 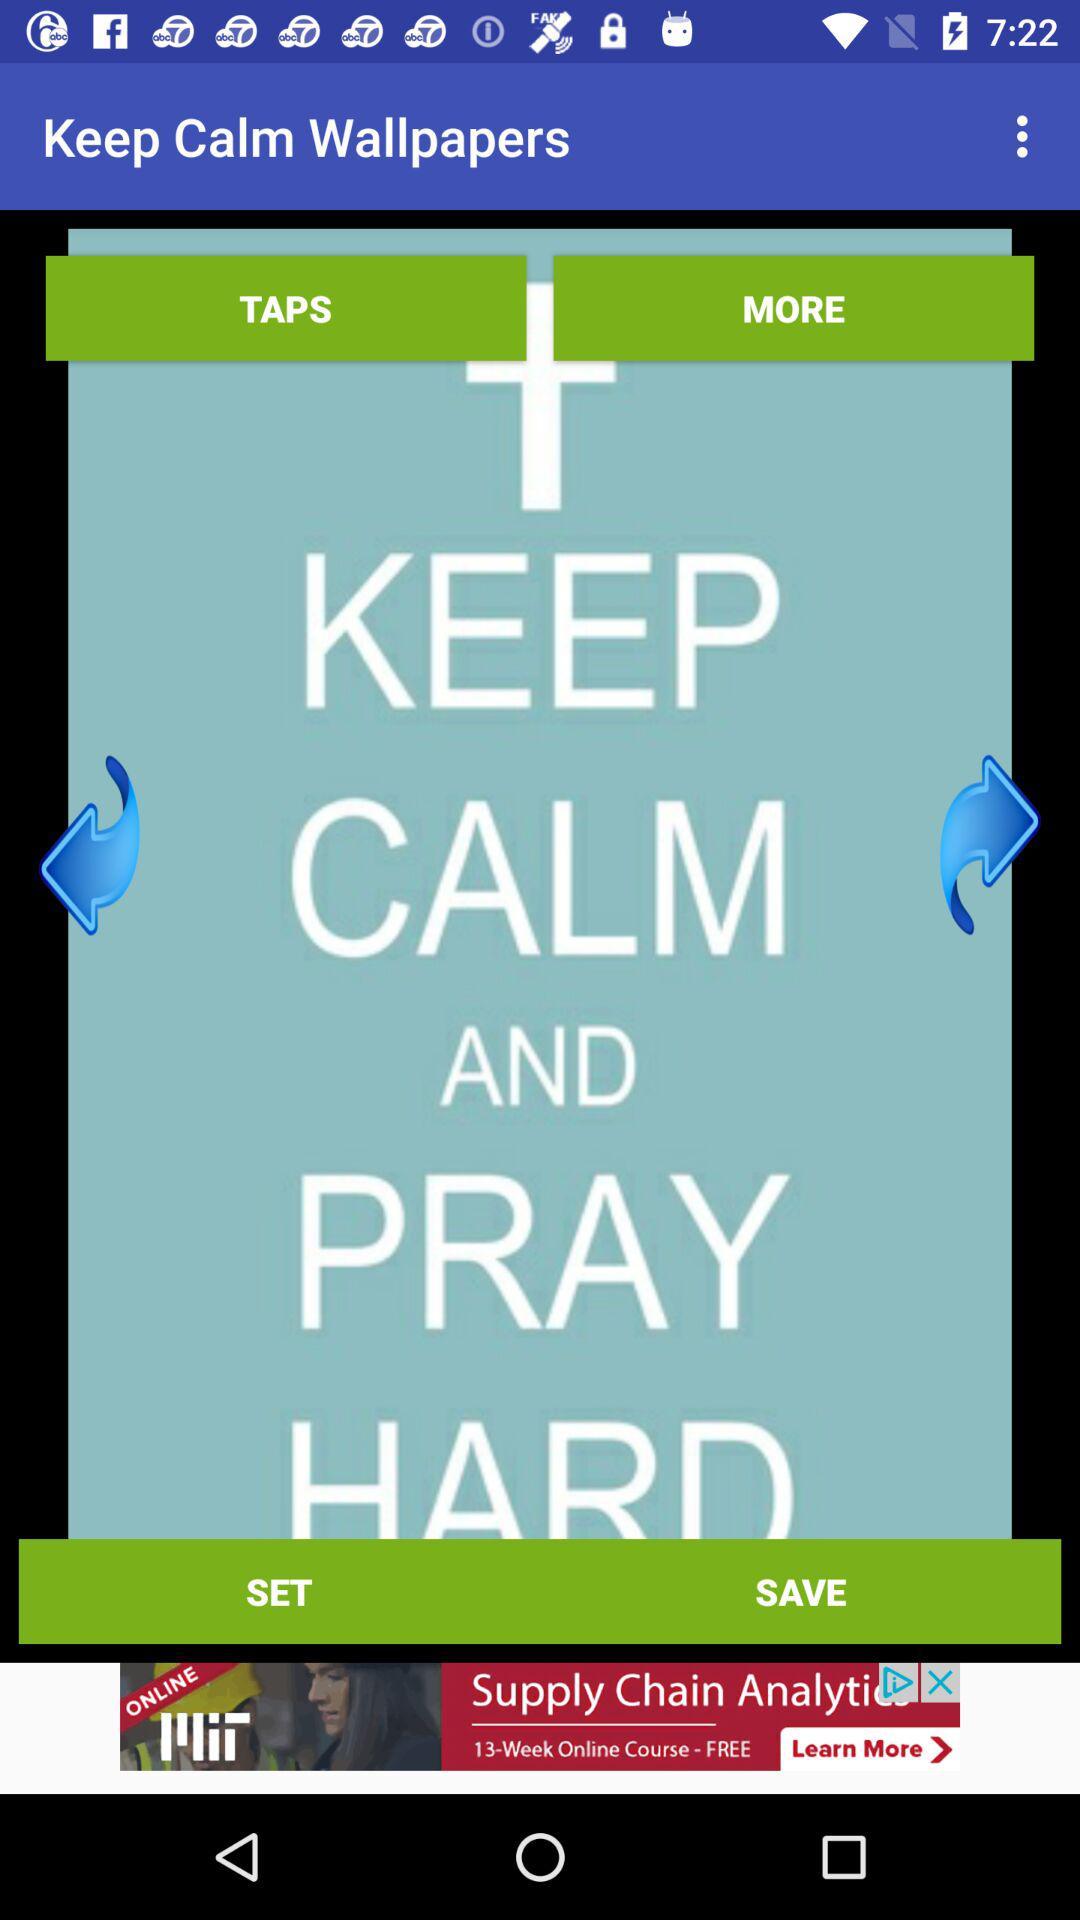 What do you see at coordinates (88, 845) in the screenshot?
I see `go back` at bounding box center [88, 845].